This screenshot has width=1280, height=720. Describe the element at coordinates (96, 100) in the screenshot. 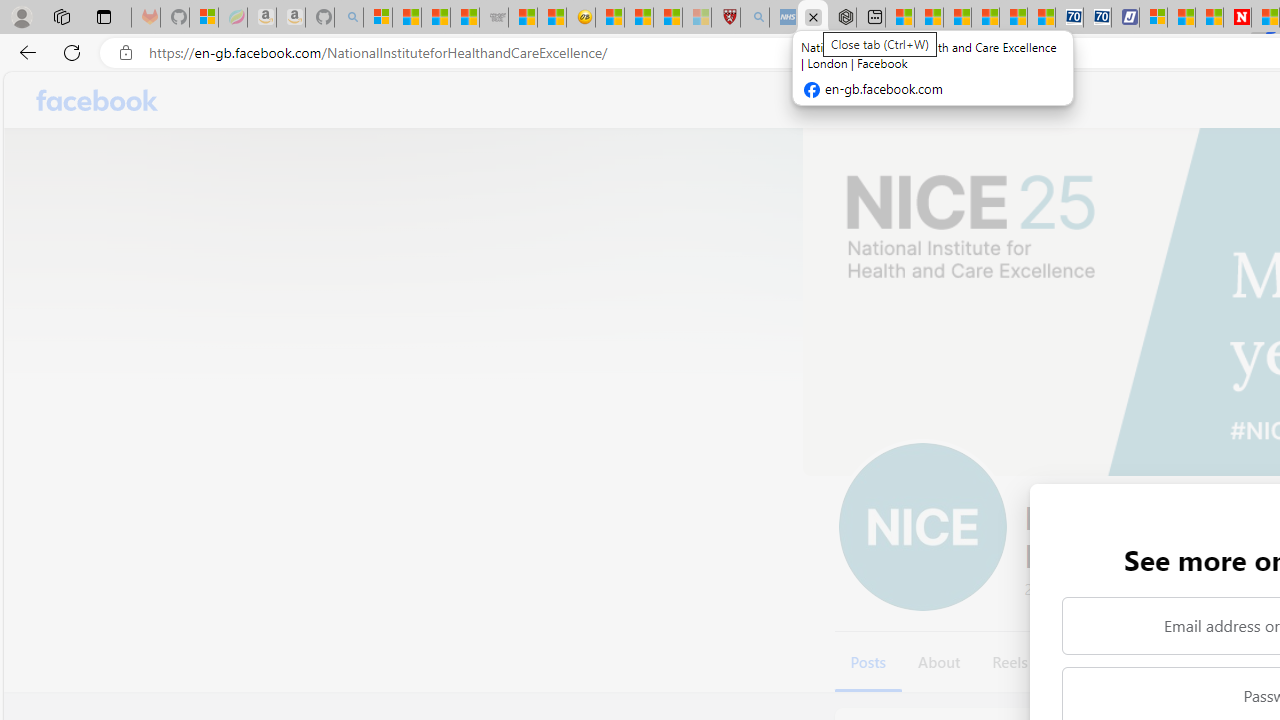

I see `'Facebook'` at that location.